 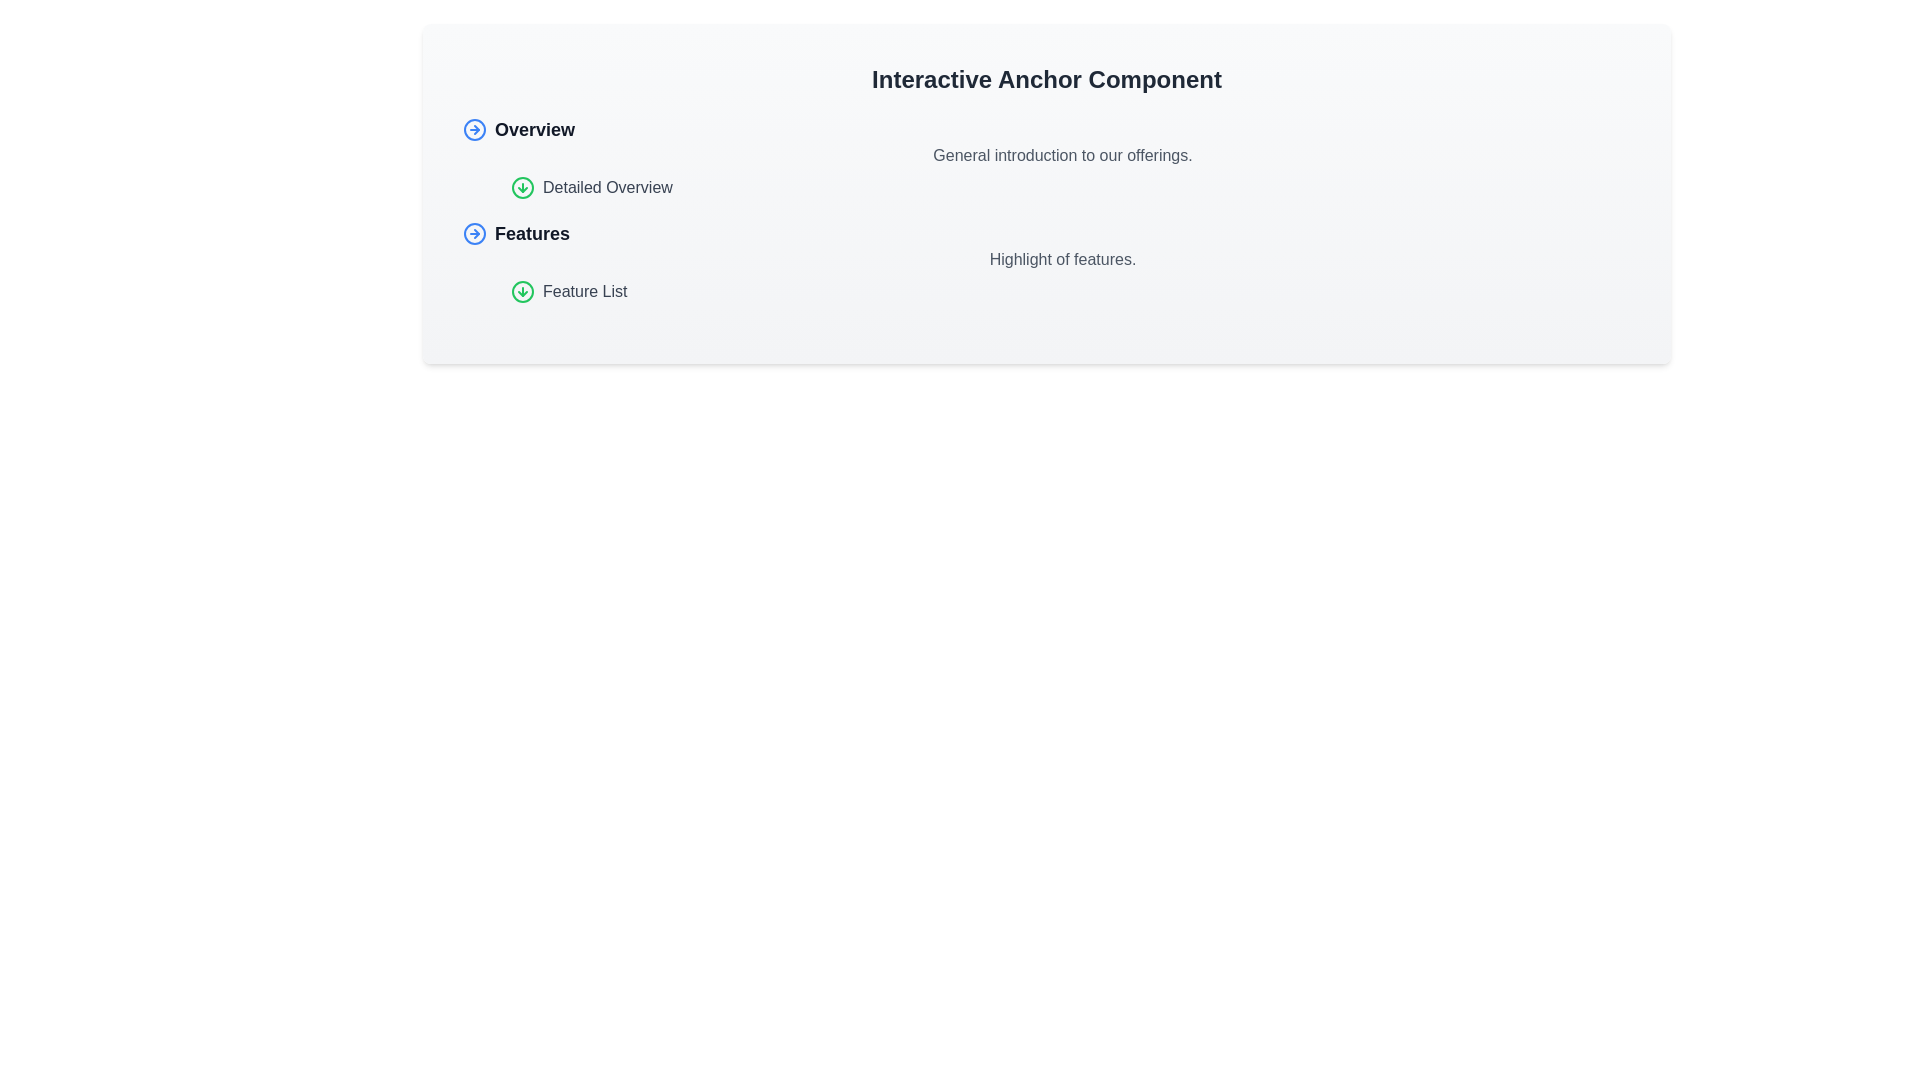 I want to click on the hyperlink located beneath the 'Overview' heading and above the 'Feature List' link, so click(x=606, y=188).